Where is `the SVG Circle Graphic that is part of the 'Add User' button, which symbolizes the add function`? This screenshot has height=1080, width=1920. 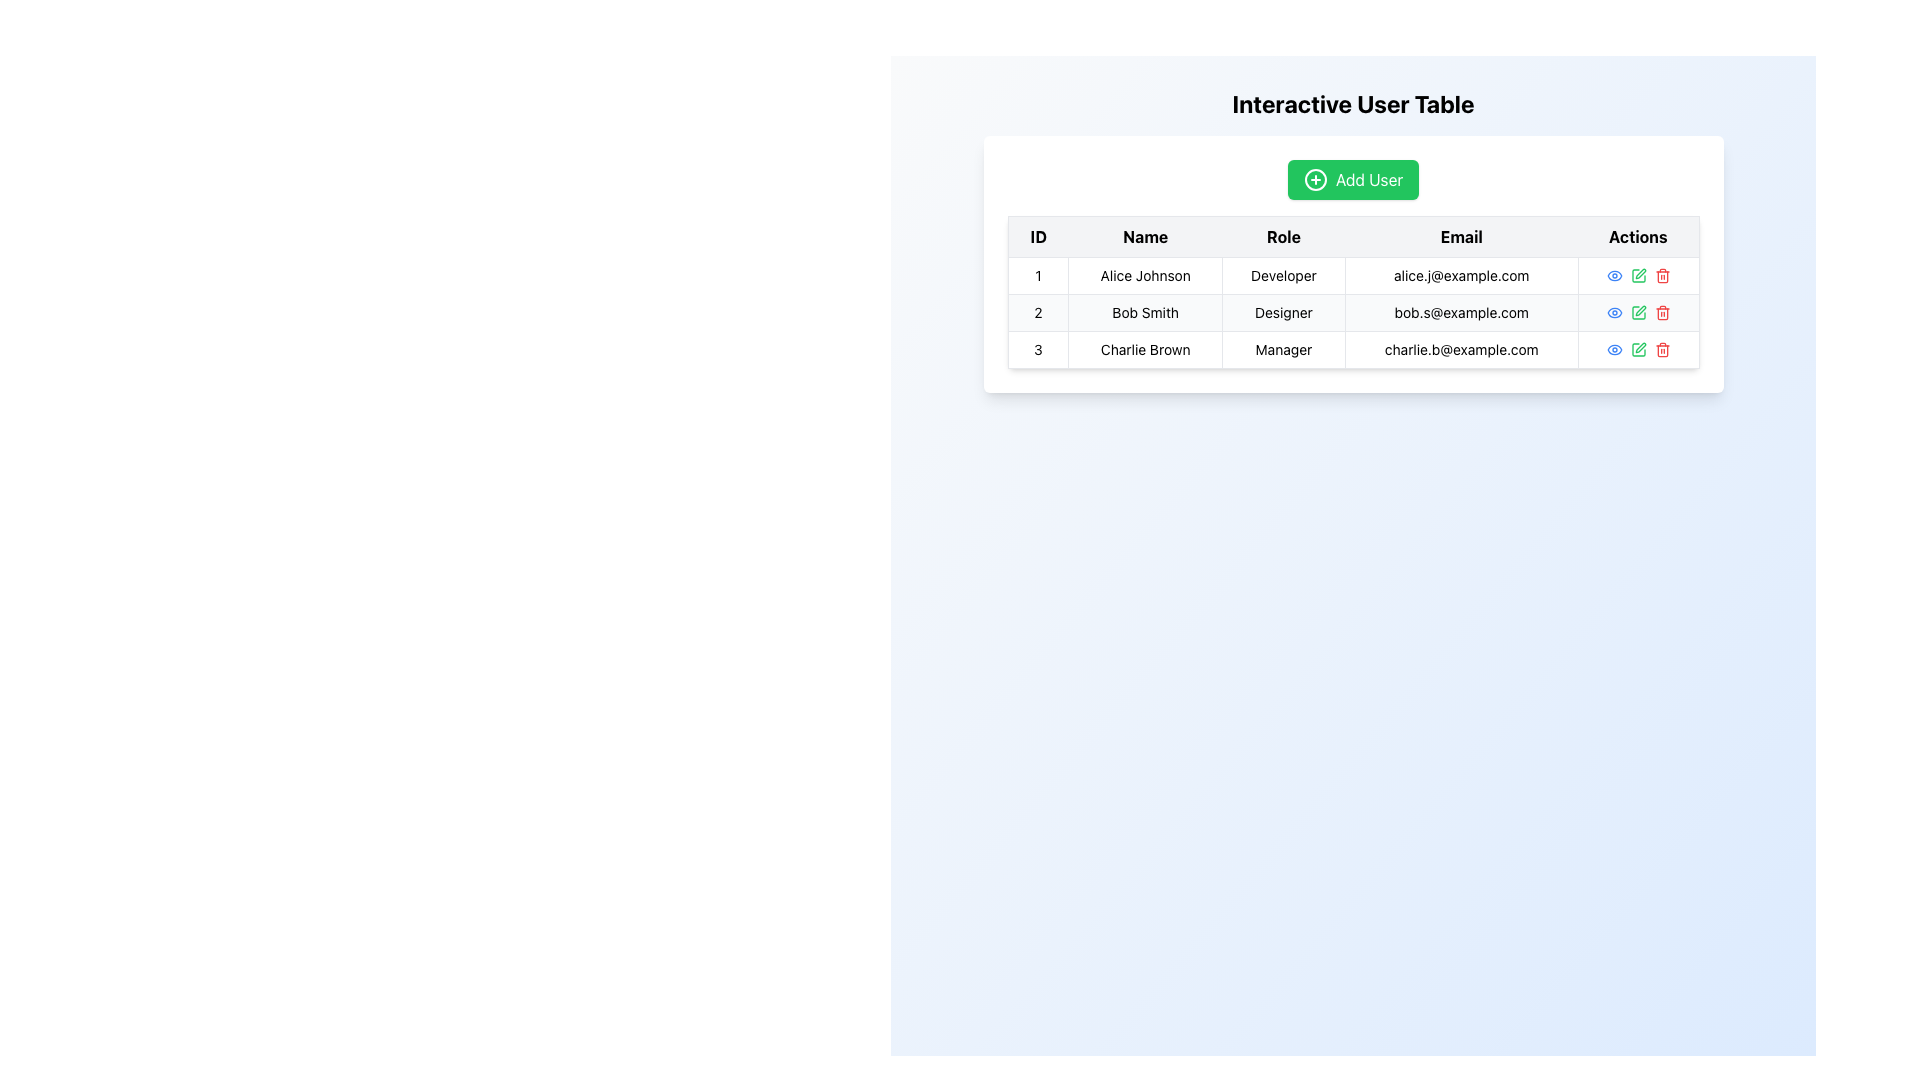 the SVG Circle Graphic that is part of the 'Add User' button, which symbolizes the add function is located at coordinates (1315, 180).